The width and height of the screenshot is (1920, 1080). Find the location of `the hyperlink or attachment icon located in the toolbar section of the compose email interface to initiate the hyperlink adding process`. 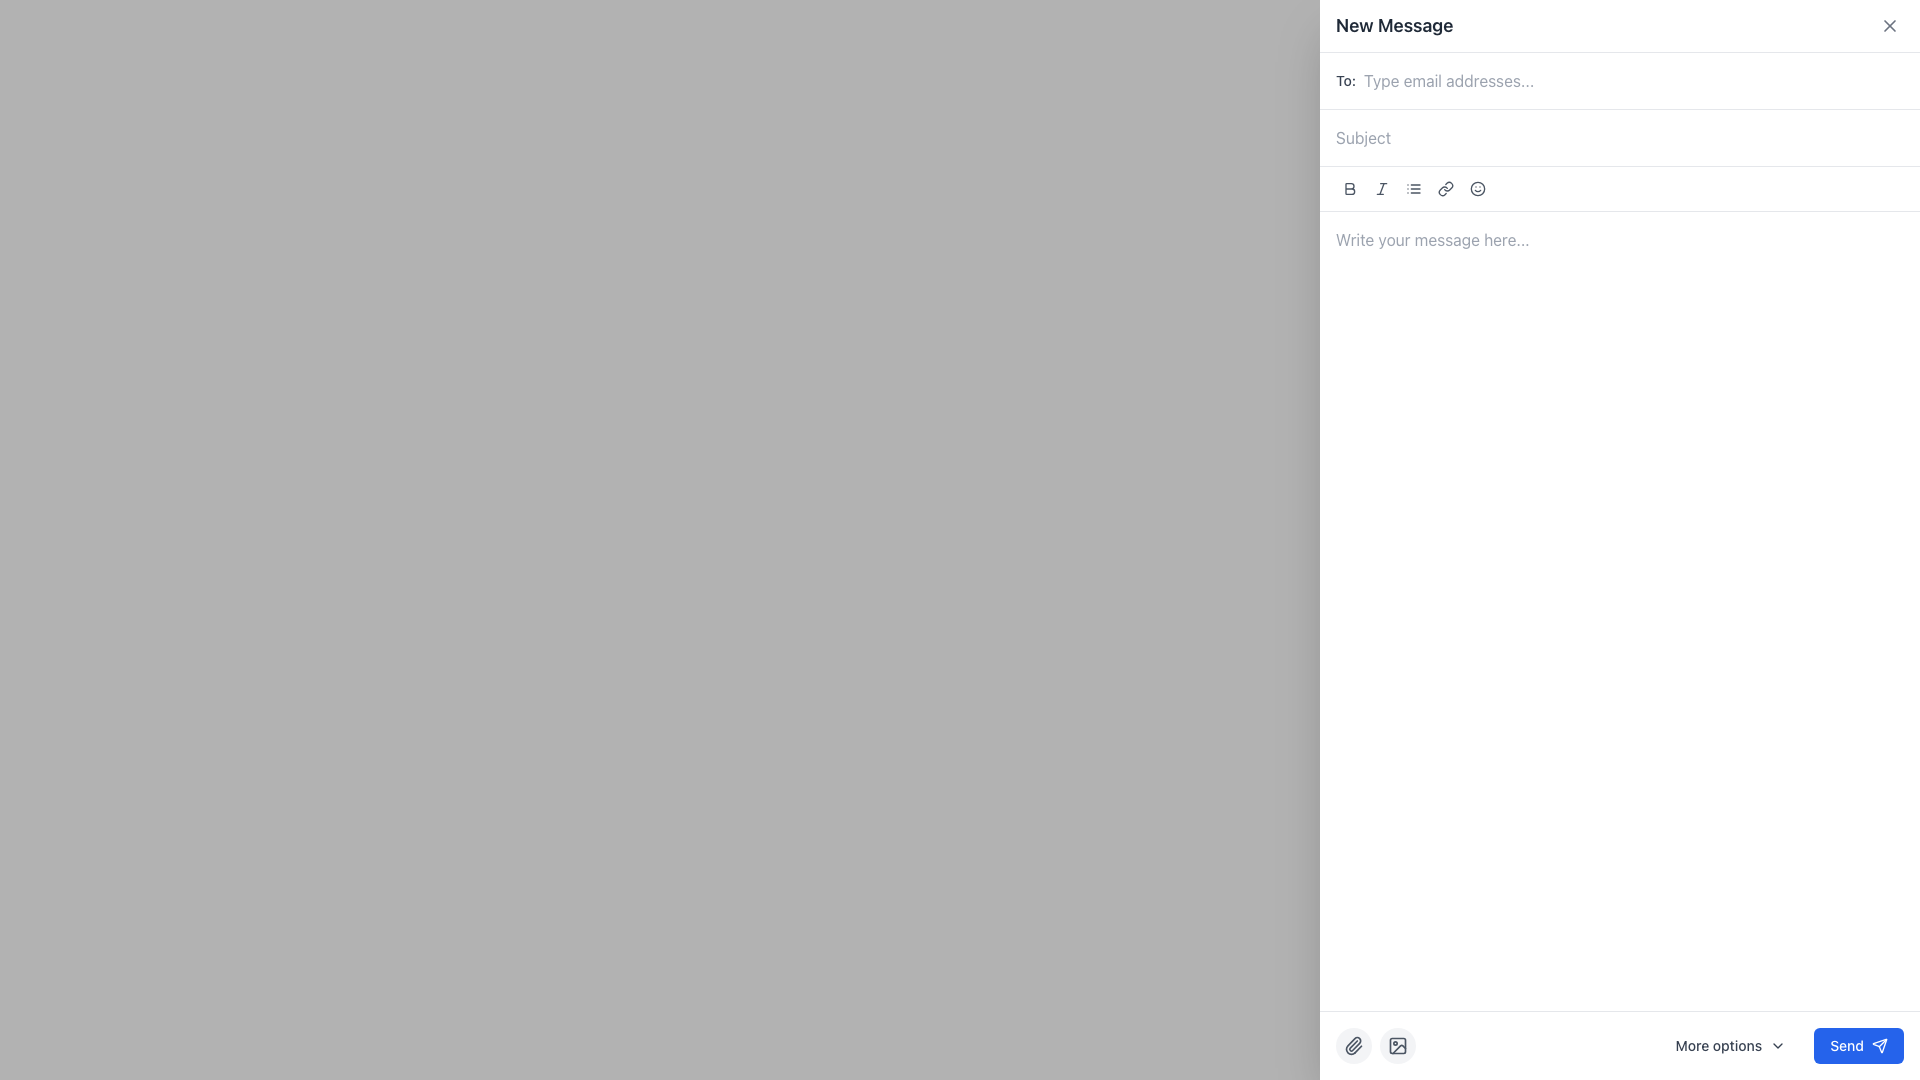

the hyperlink or attachment icon located in the toolbar section of the compose email interface to initiate the hyperlink adding process is located at coordinates (1445, 189).